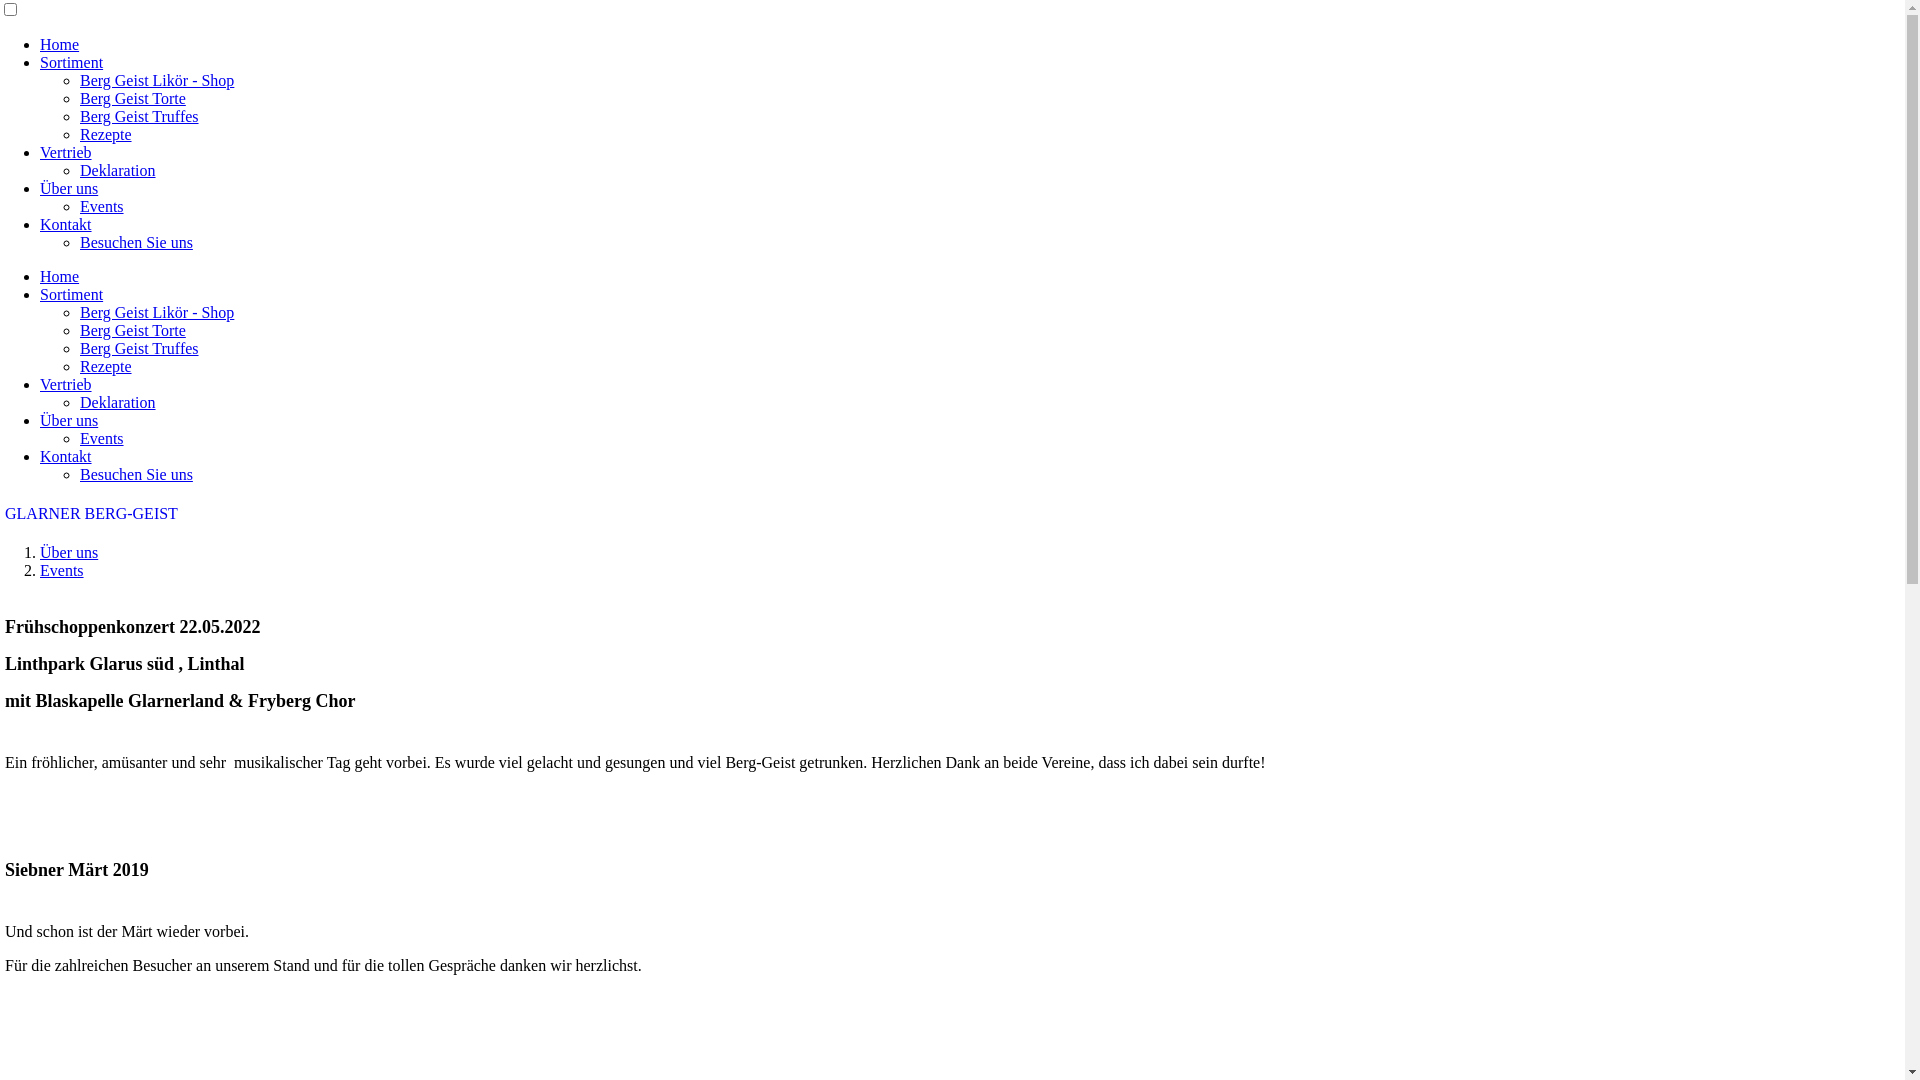 Image resolution: width=1920 pixels, height=1080 pixels. What do you see at coordinates (135, 474) in the screenshot?
I see `'Besuchen Sie uns'` at bounding box center [135, 474].